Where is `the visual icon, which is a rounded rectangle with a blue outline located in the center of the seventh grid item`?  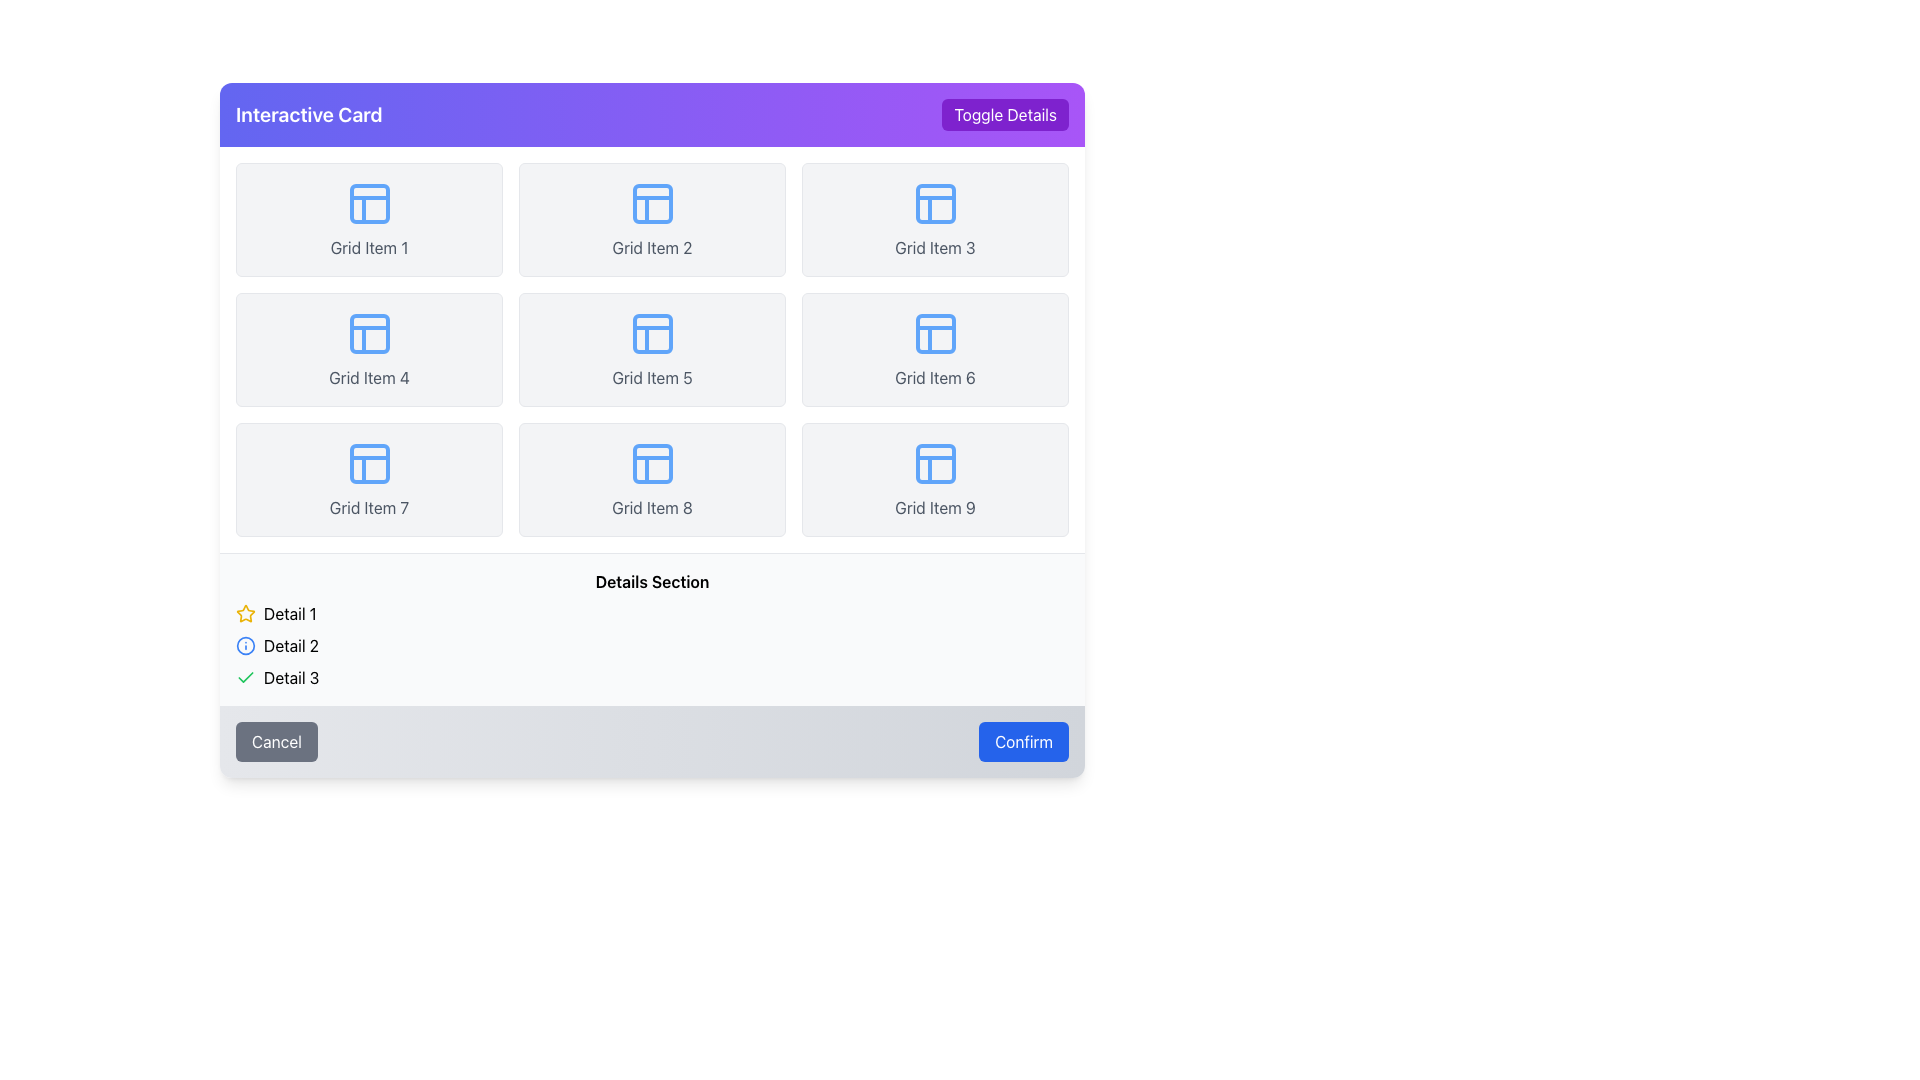
the visual icon, which is a rounded rectangle with a blue outline located in the center of the seventh grid item is located at coordinates (369, 463).